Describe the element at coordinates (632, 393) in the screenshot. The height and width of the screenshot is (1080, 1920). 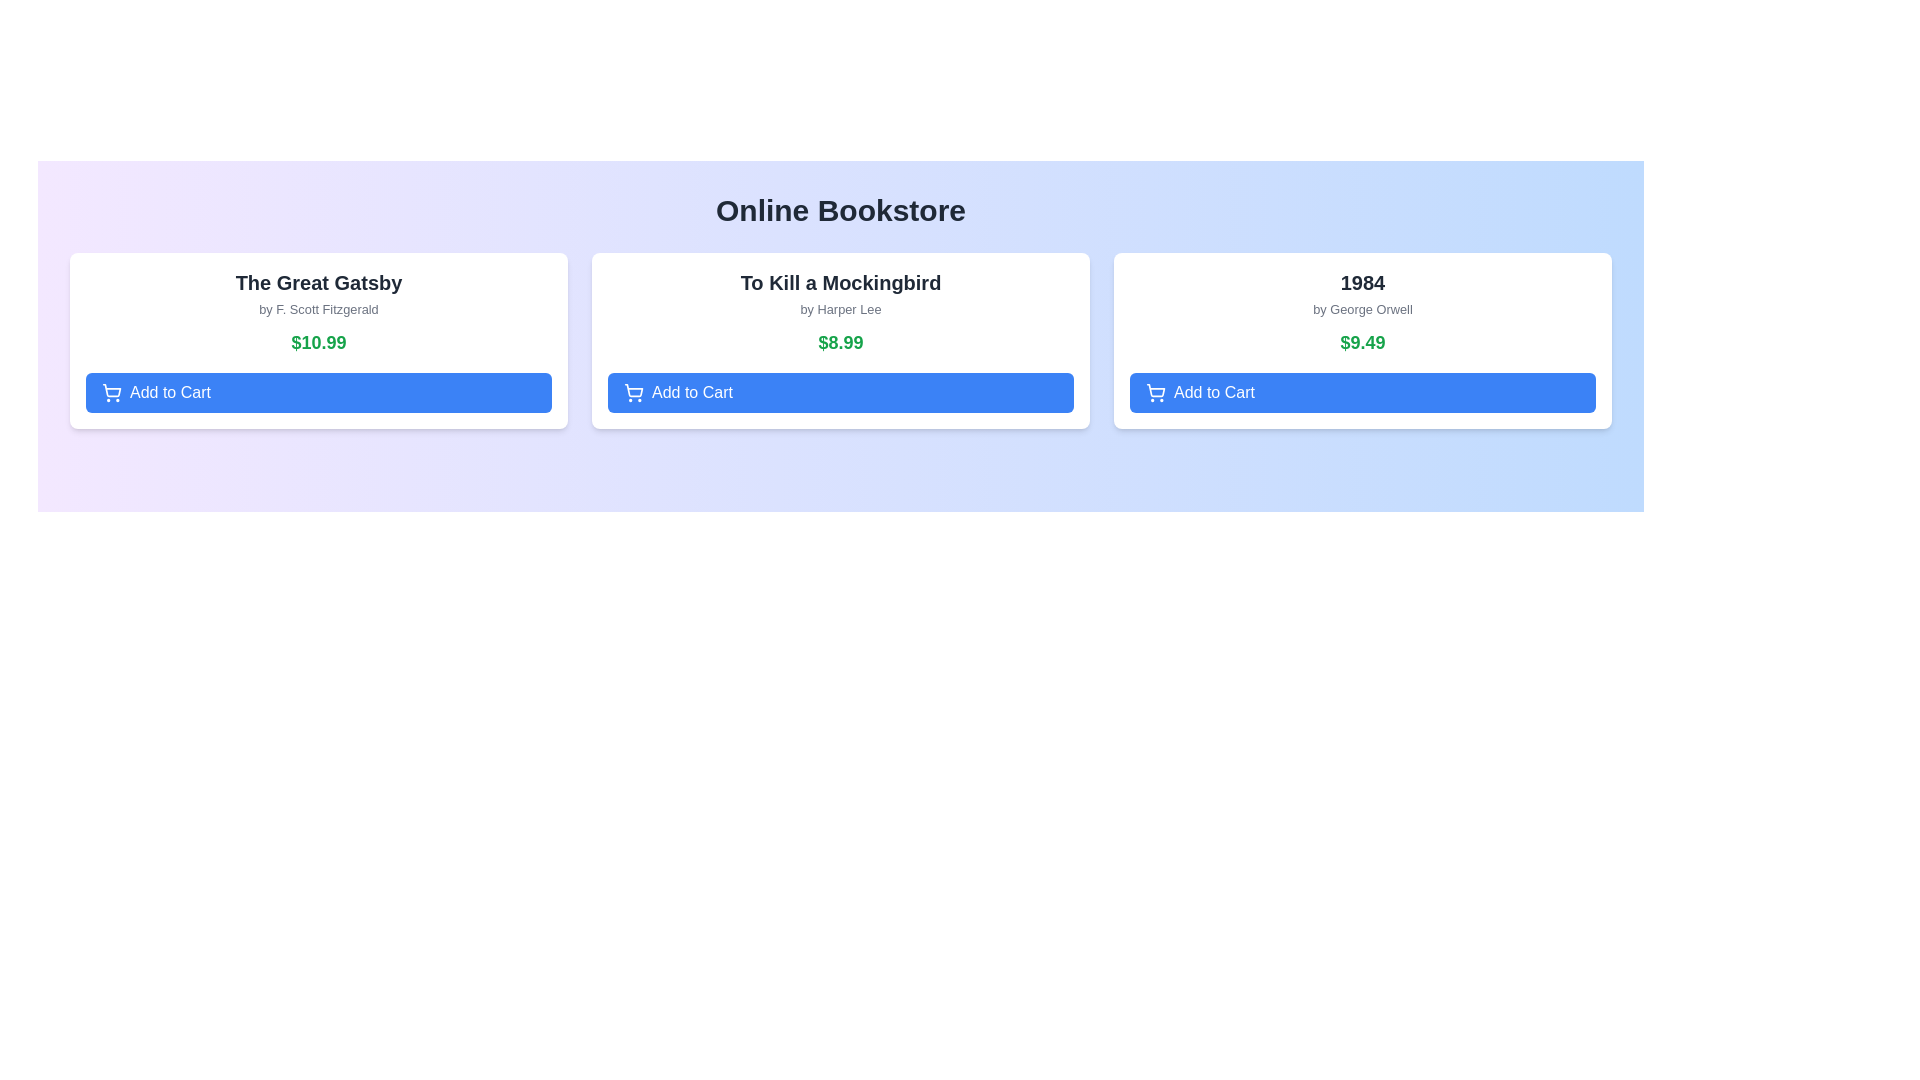
I see `the shopping cart icon located within the 'Add to Cart' button for the book 'To Kill a Mockingbird'` at that location.